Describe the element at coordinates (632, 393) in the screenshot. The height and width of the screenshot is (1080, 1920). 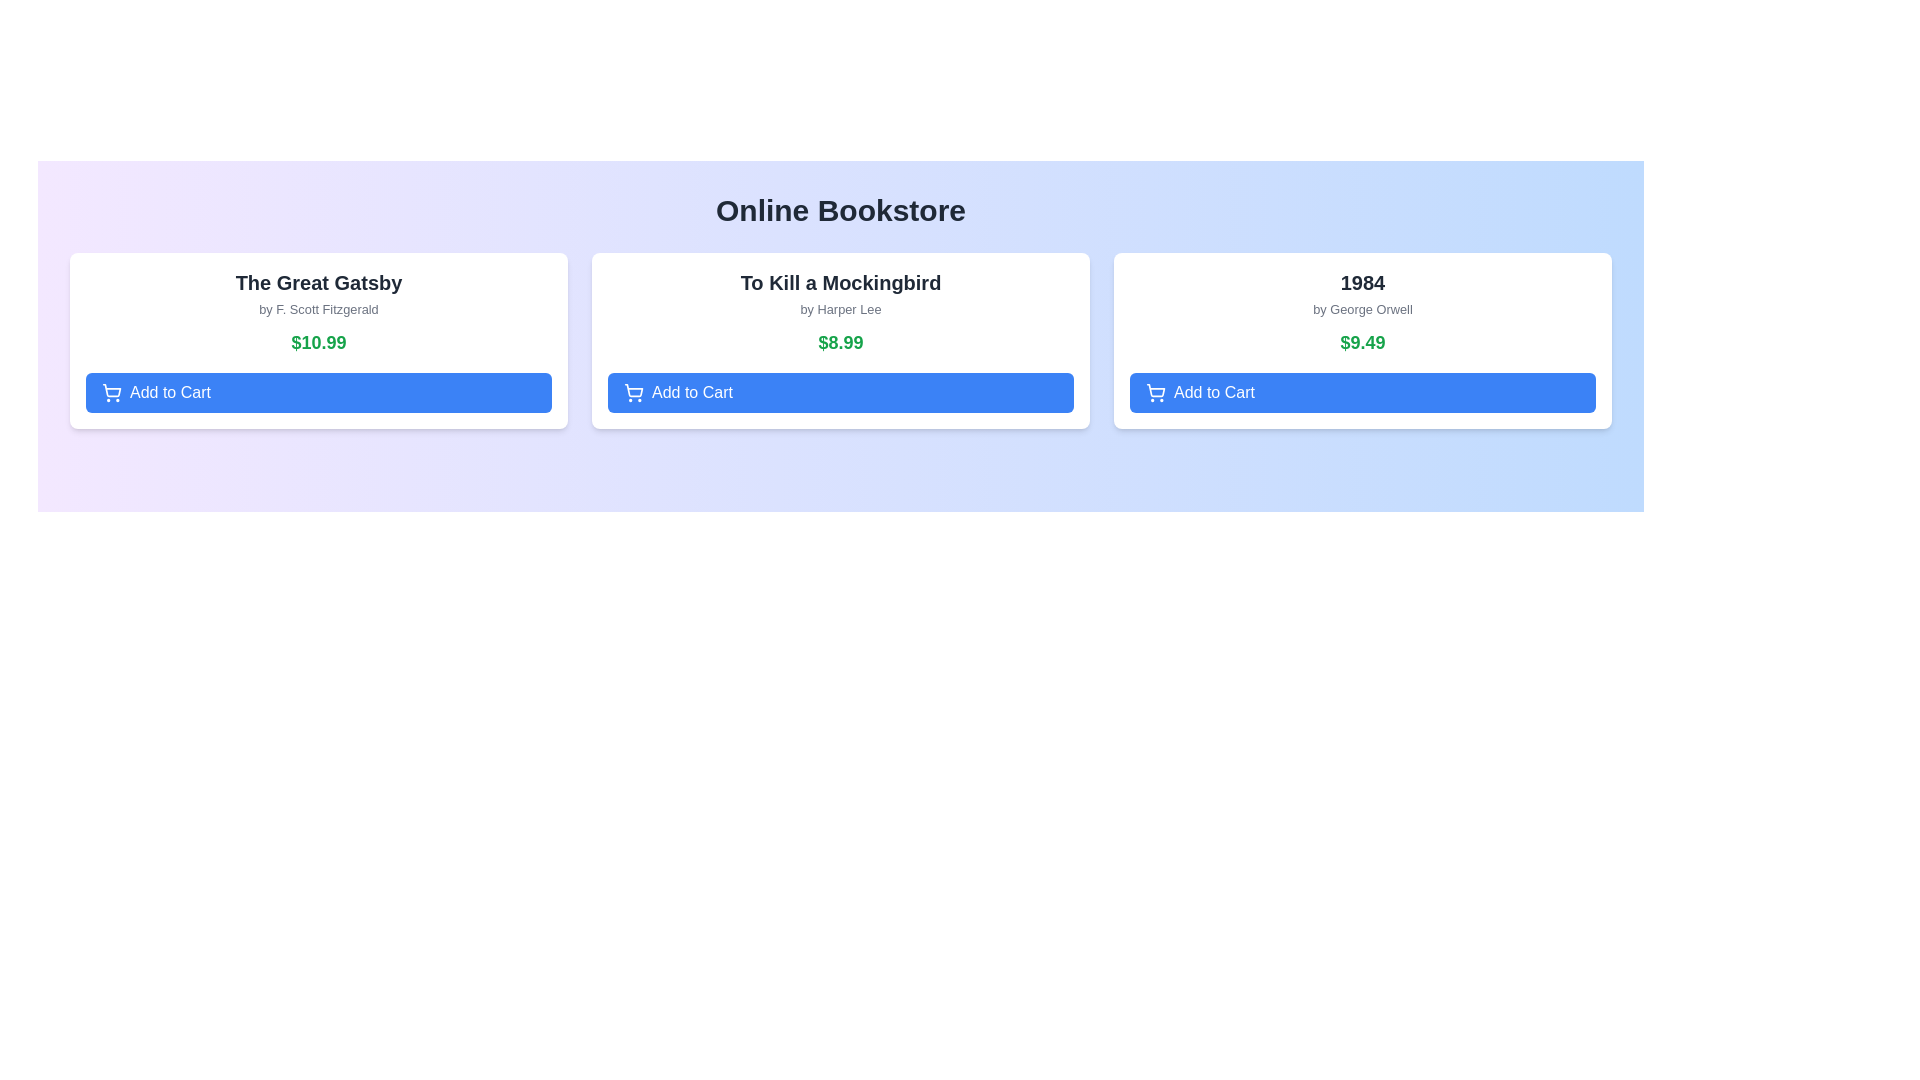
I see `the shopping cart icon located within the 'Add to Cart' button for the book 'To Kill a Mockingbird'` at that location.